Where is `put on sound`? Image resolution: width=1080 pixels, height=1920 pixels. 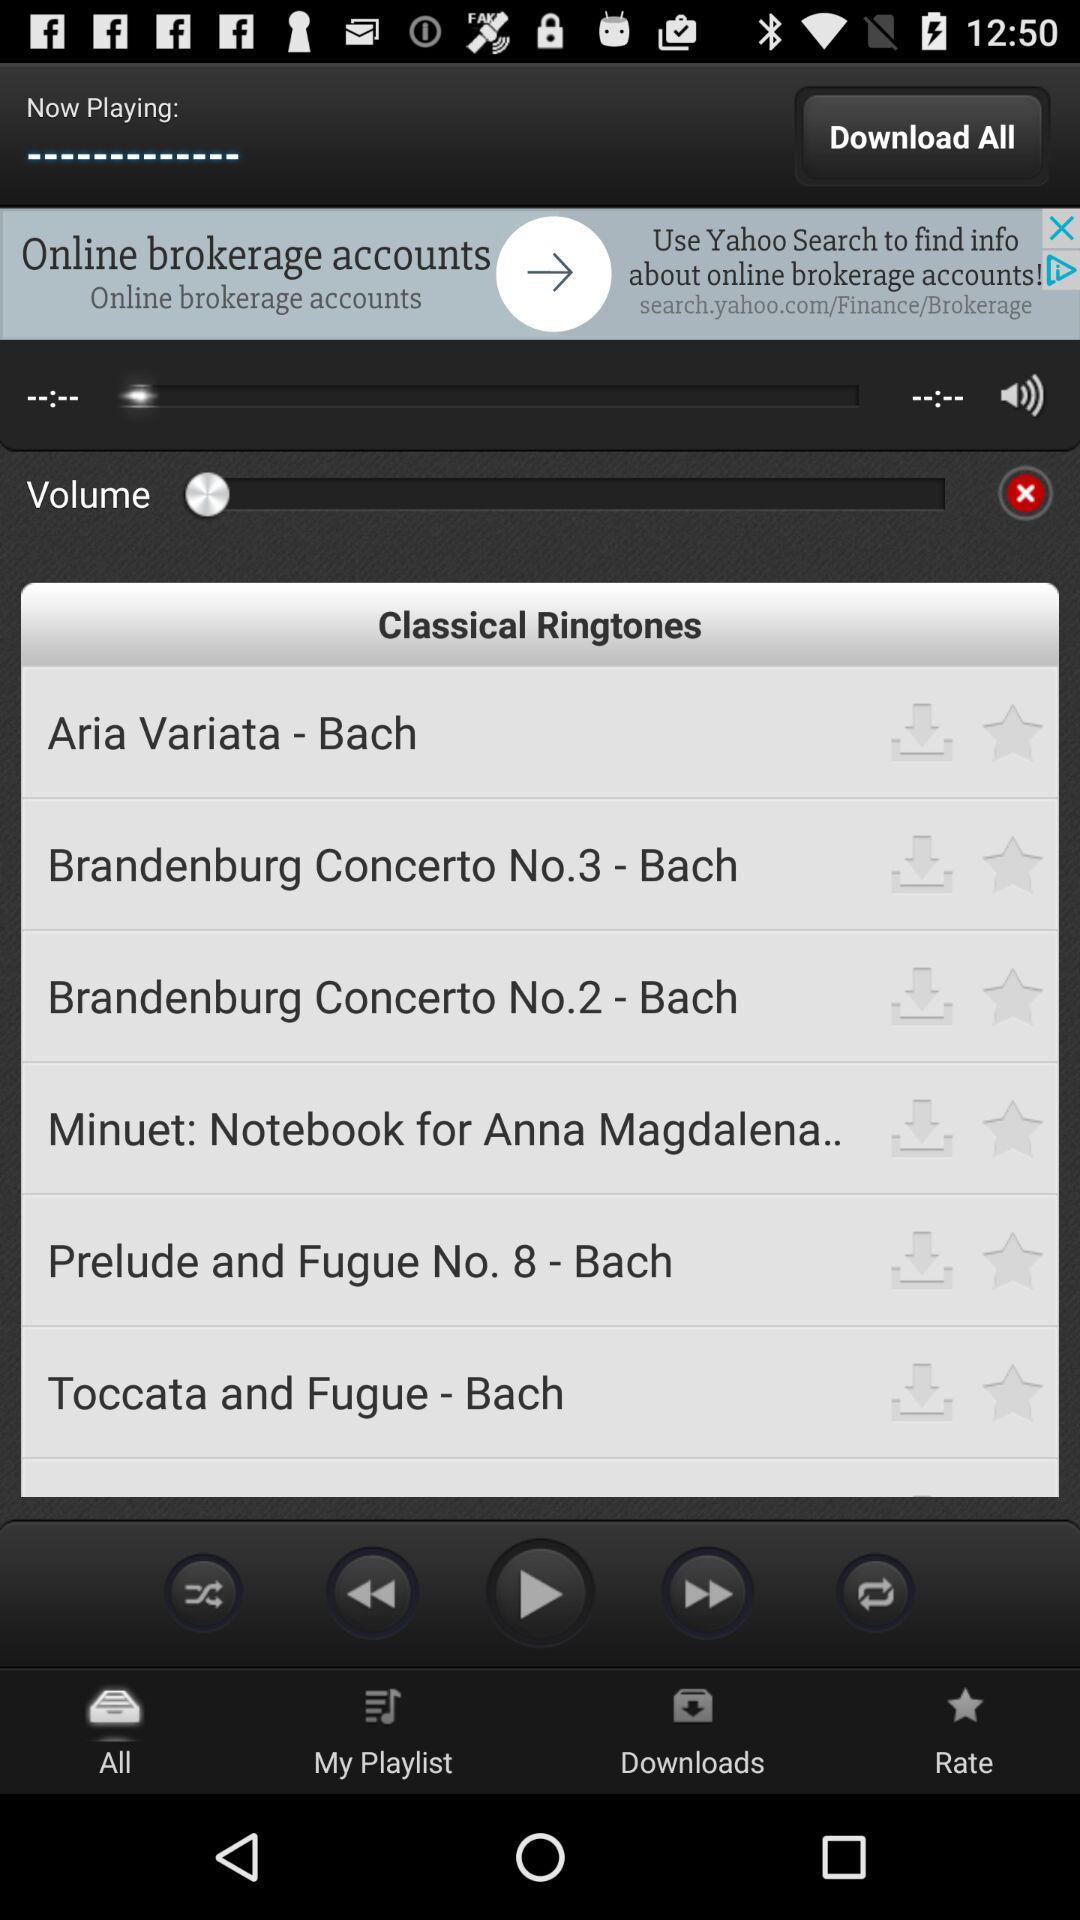 put on sound is located at coordinates (1022, 395).